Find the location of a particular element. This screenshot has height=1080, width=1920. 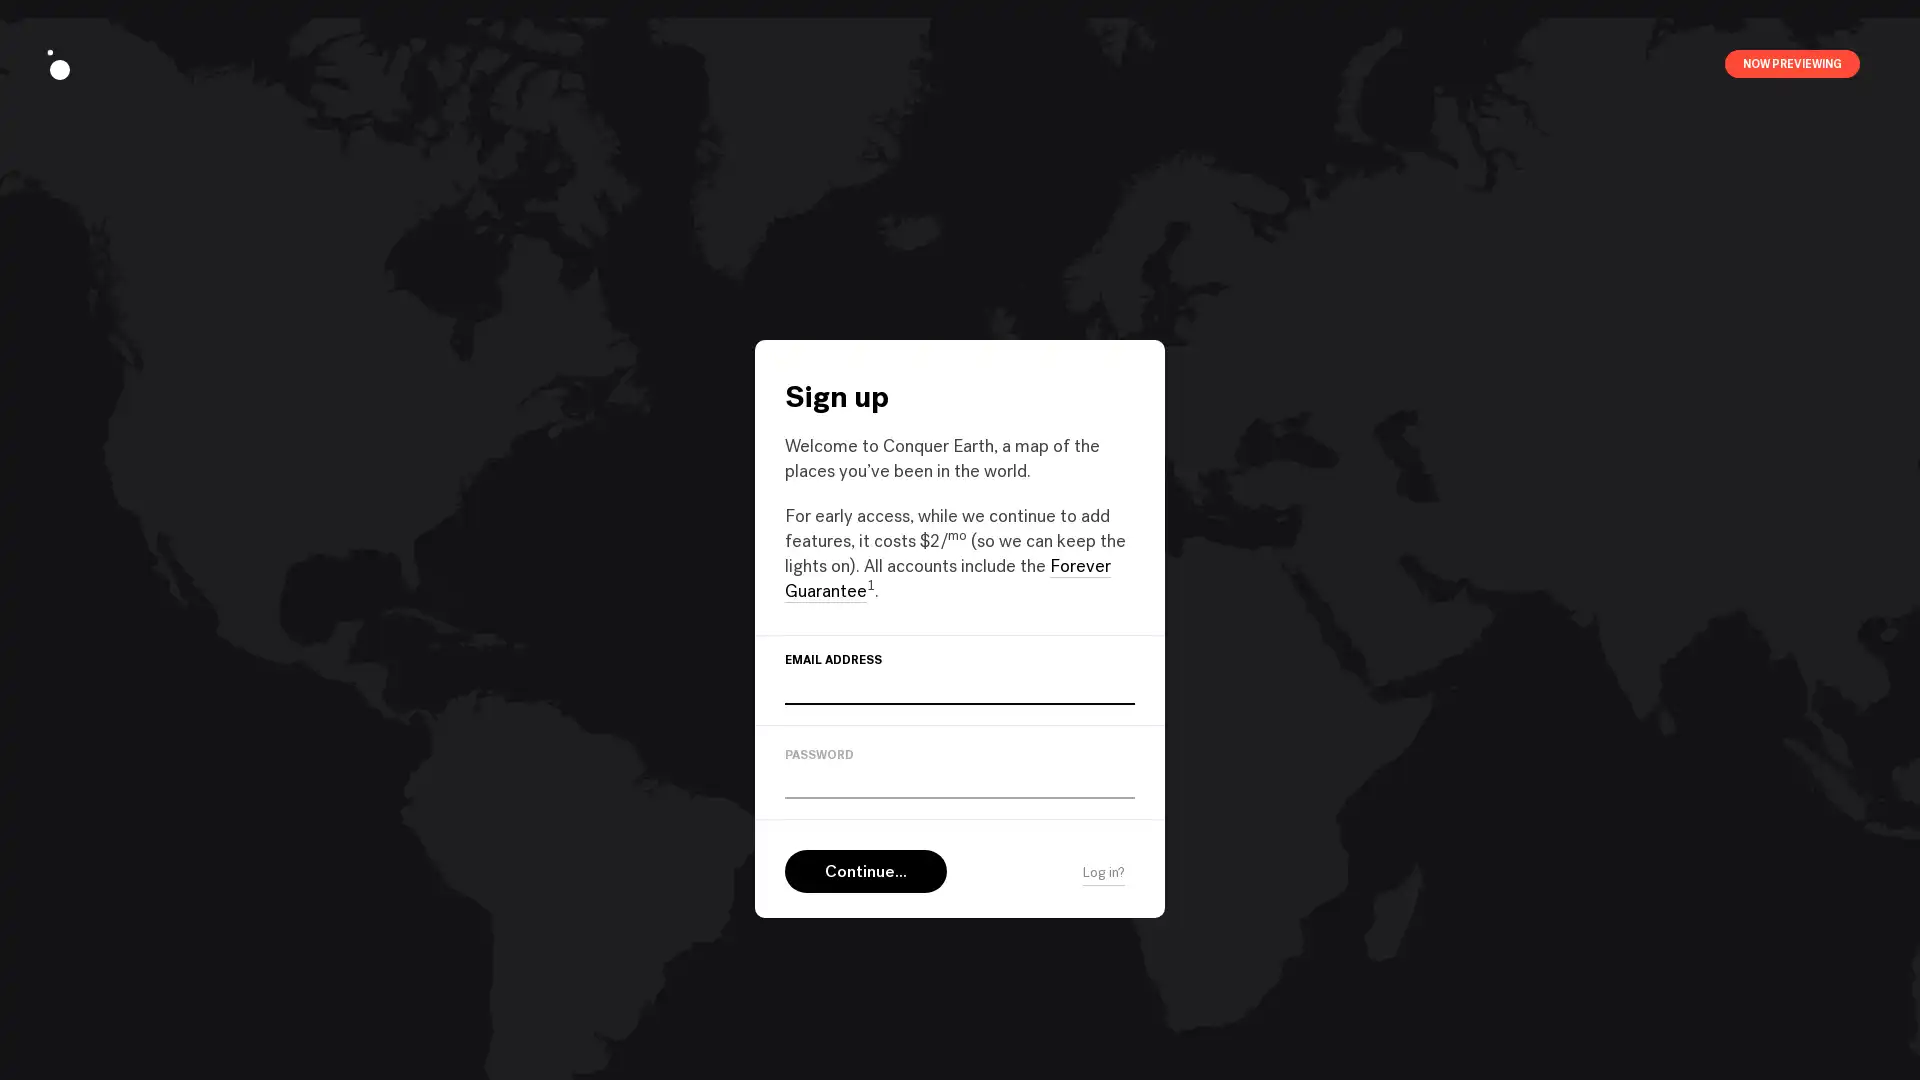

Continue... is located at coordinates (865, 870).